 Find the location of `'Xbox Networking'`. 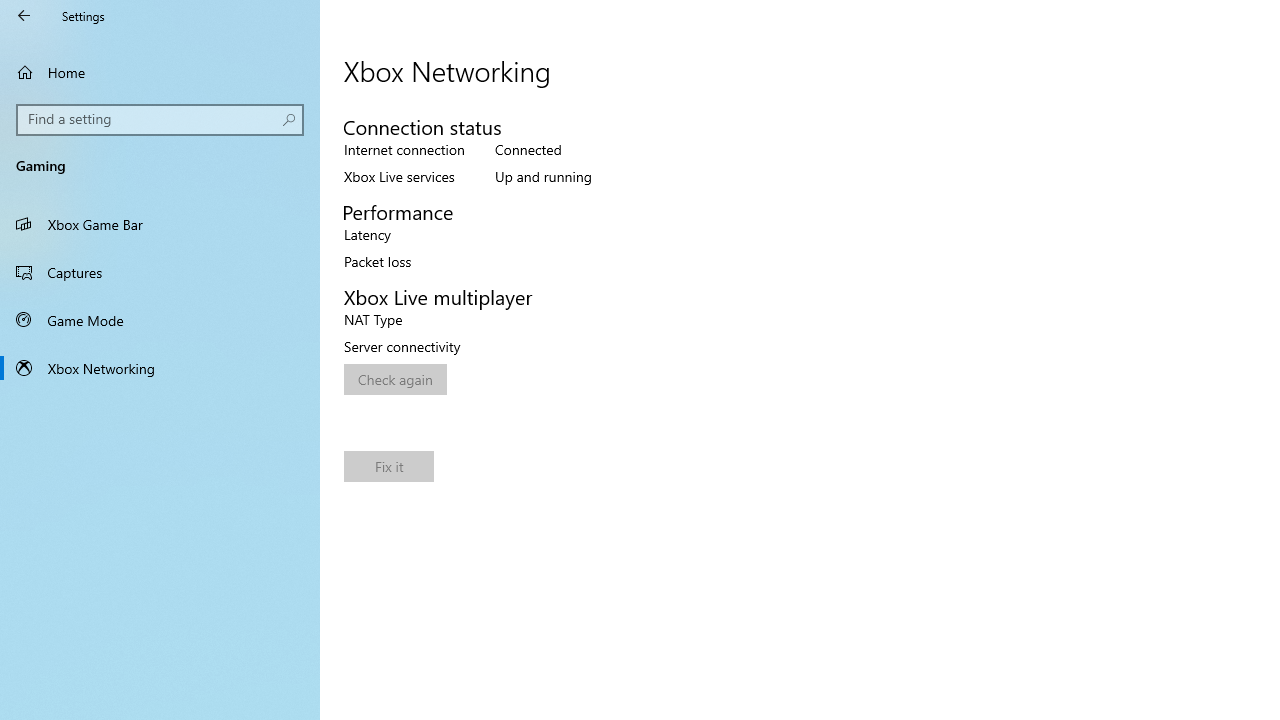

'Xbox Networking' is located at coordinates (160, 367).